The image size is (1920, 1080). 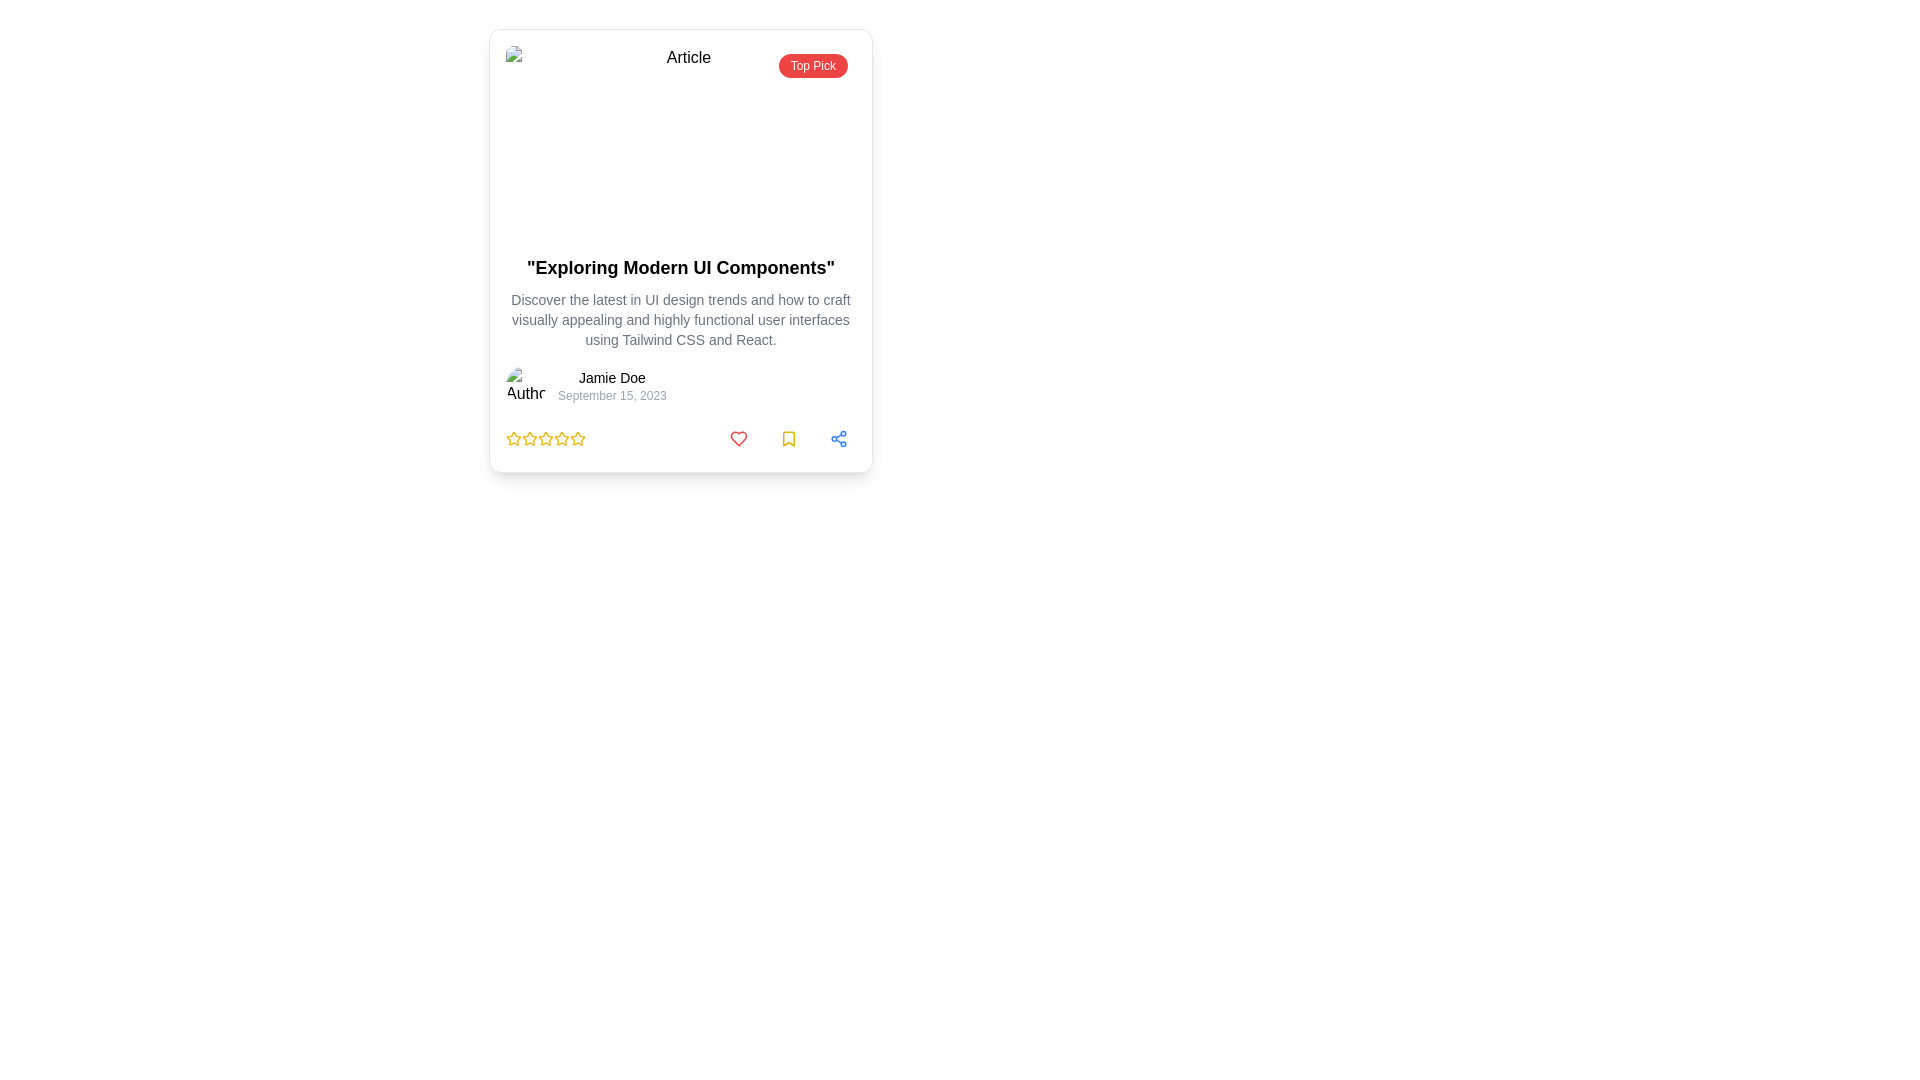 I want to click on the avatar image representing the author, Jamie Doe, located on the left side of the text information, so click(x=526, y=385).